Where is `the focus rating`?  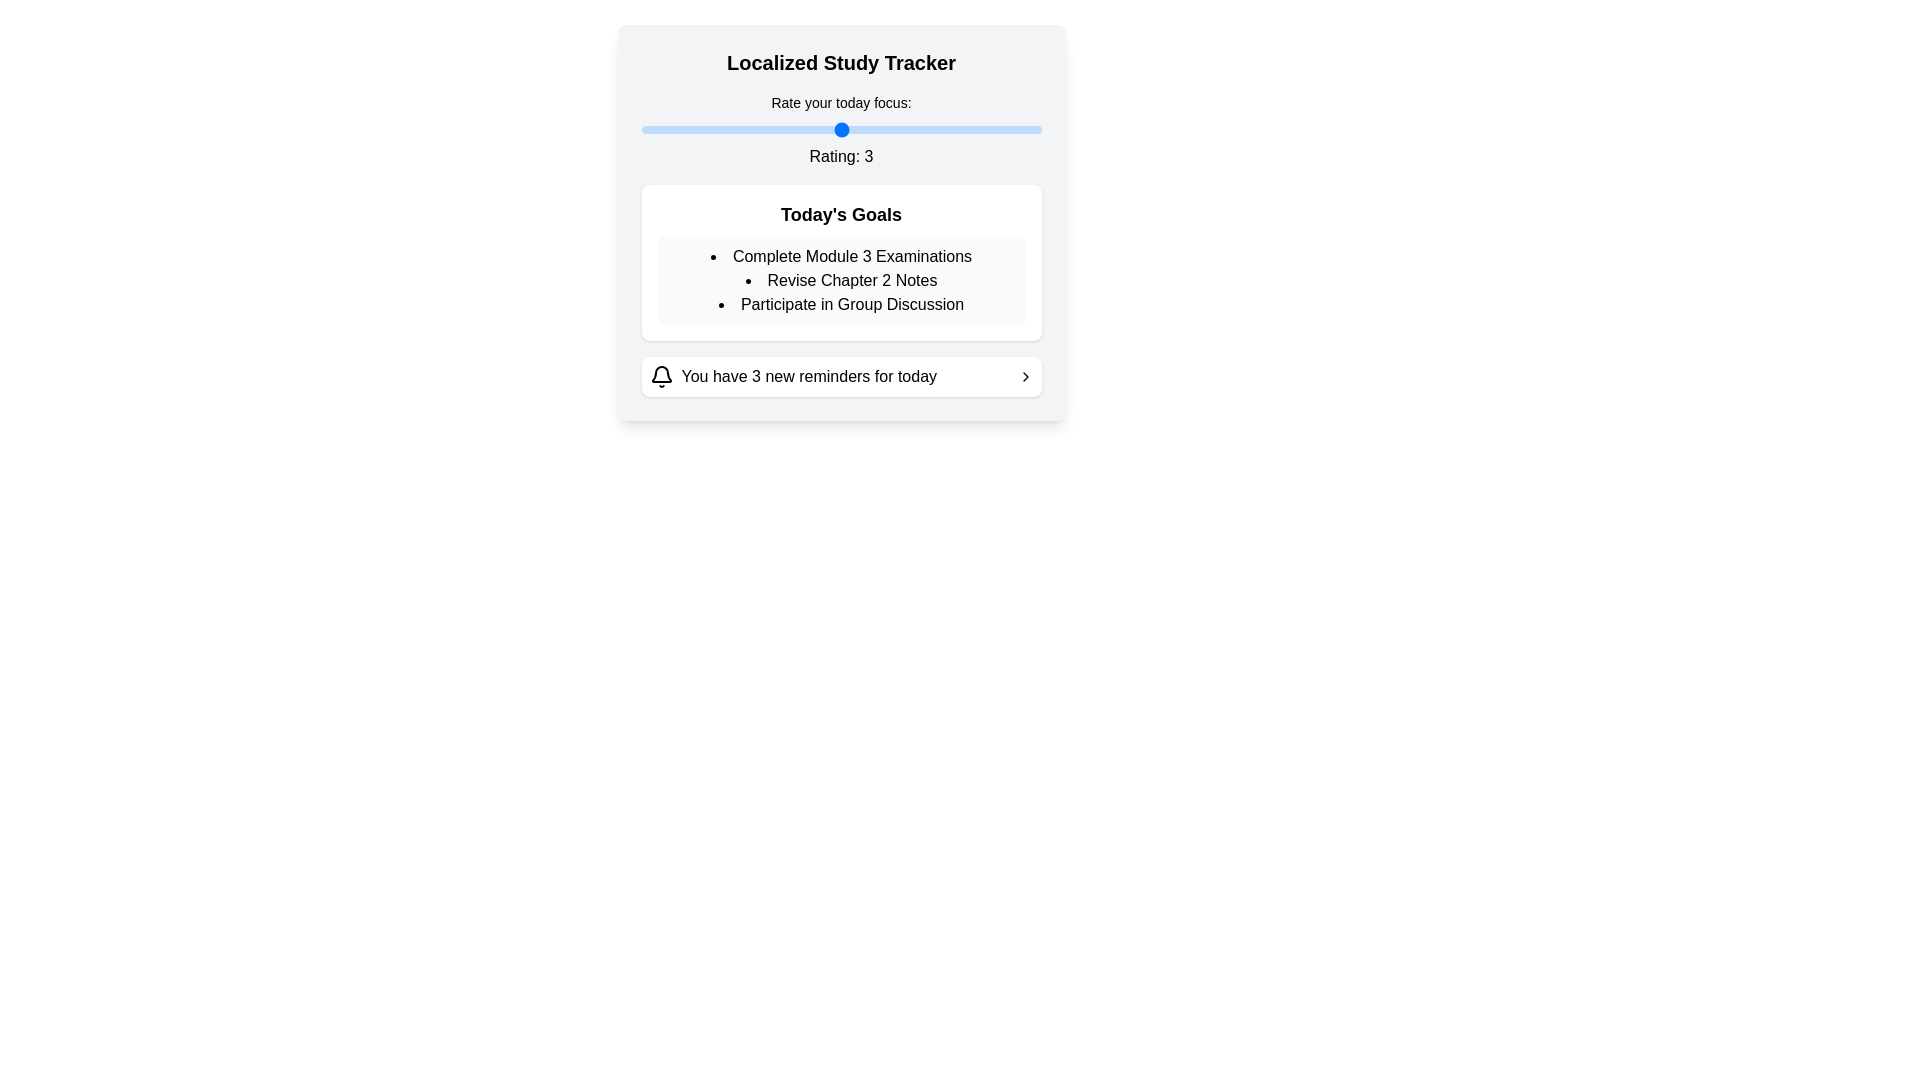 the focus rating is located at coordinates (940, 130).